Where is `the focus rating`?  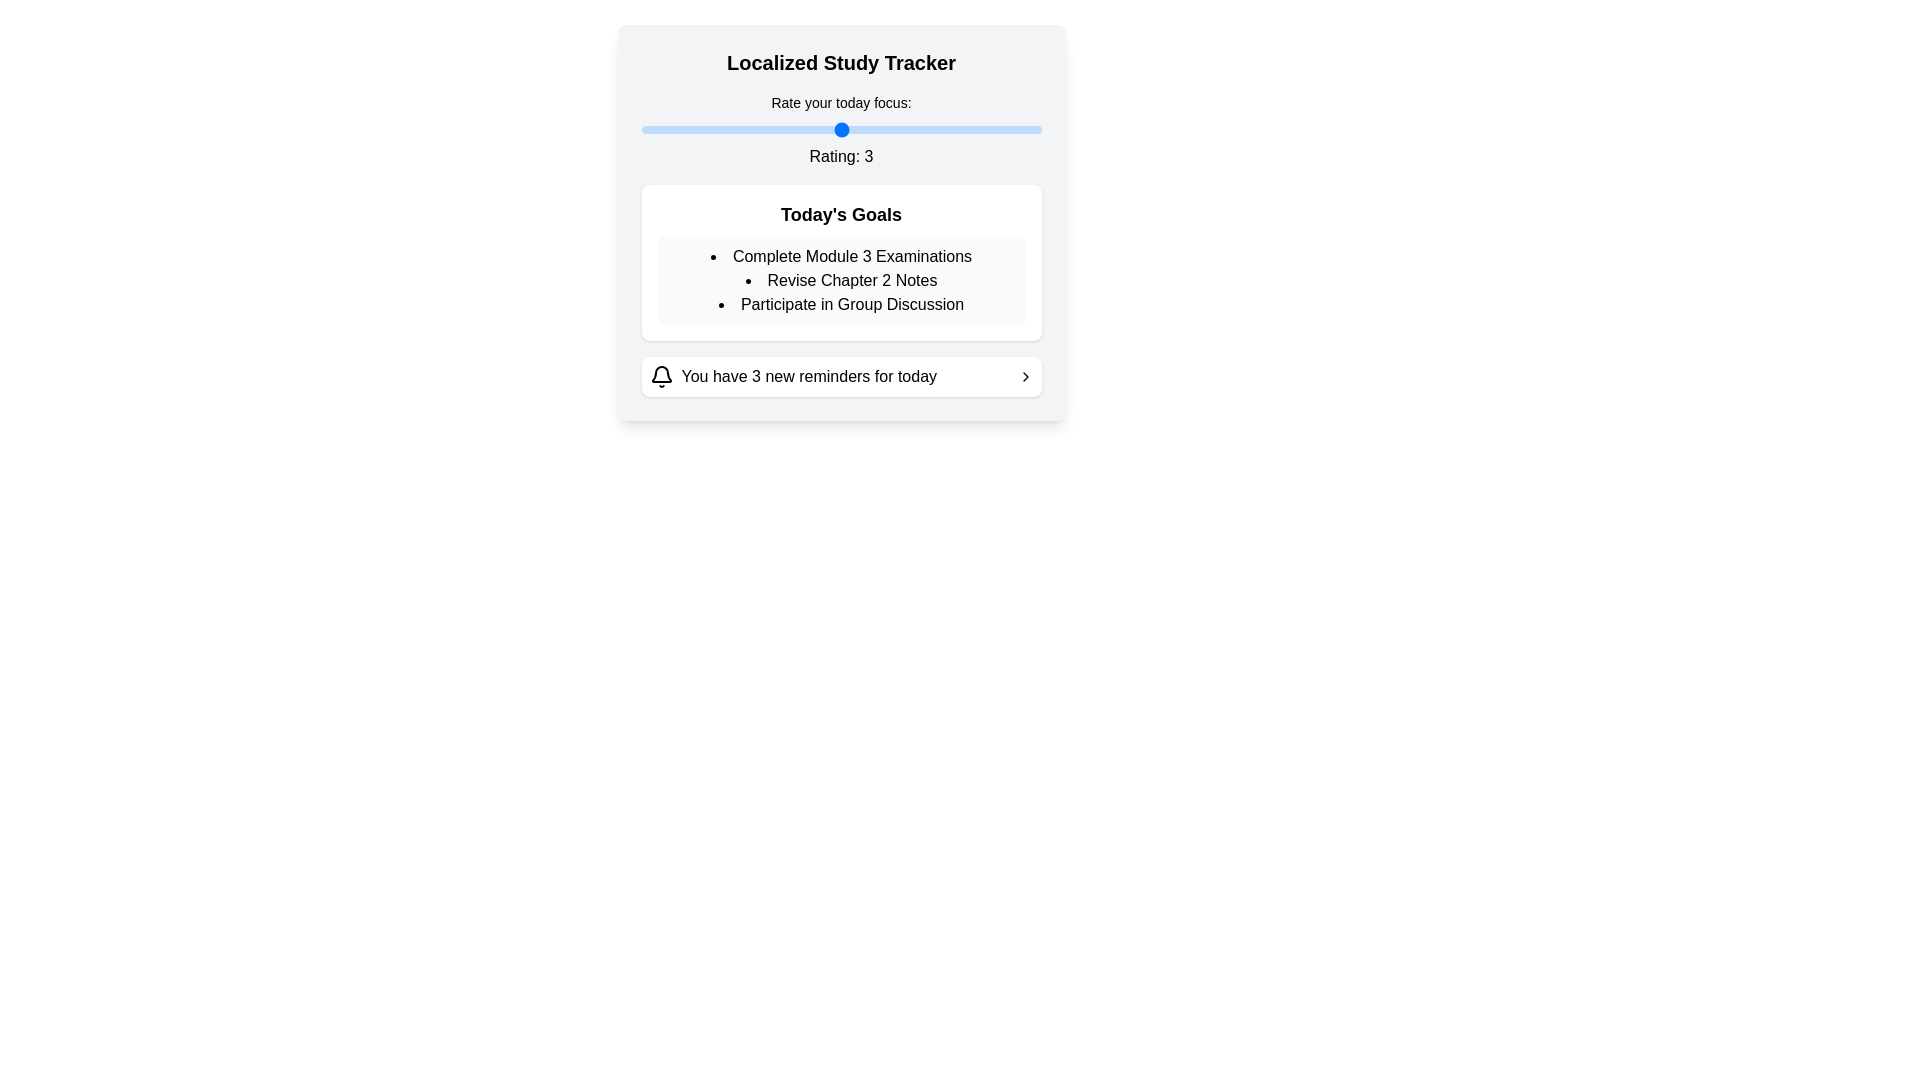 the focus rating is located at coordinates (940, 130).